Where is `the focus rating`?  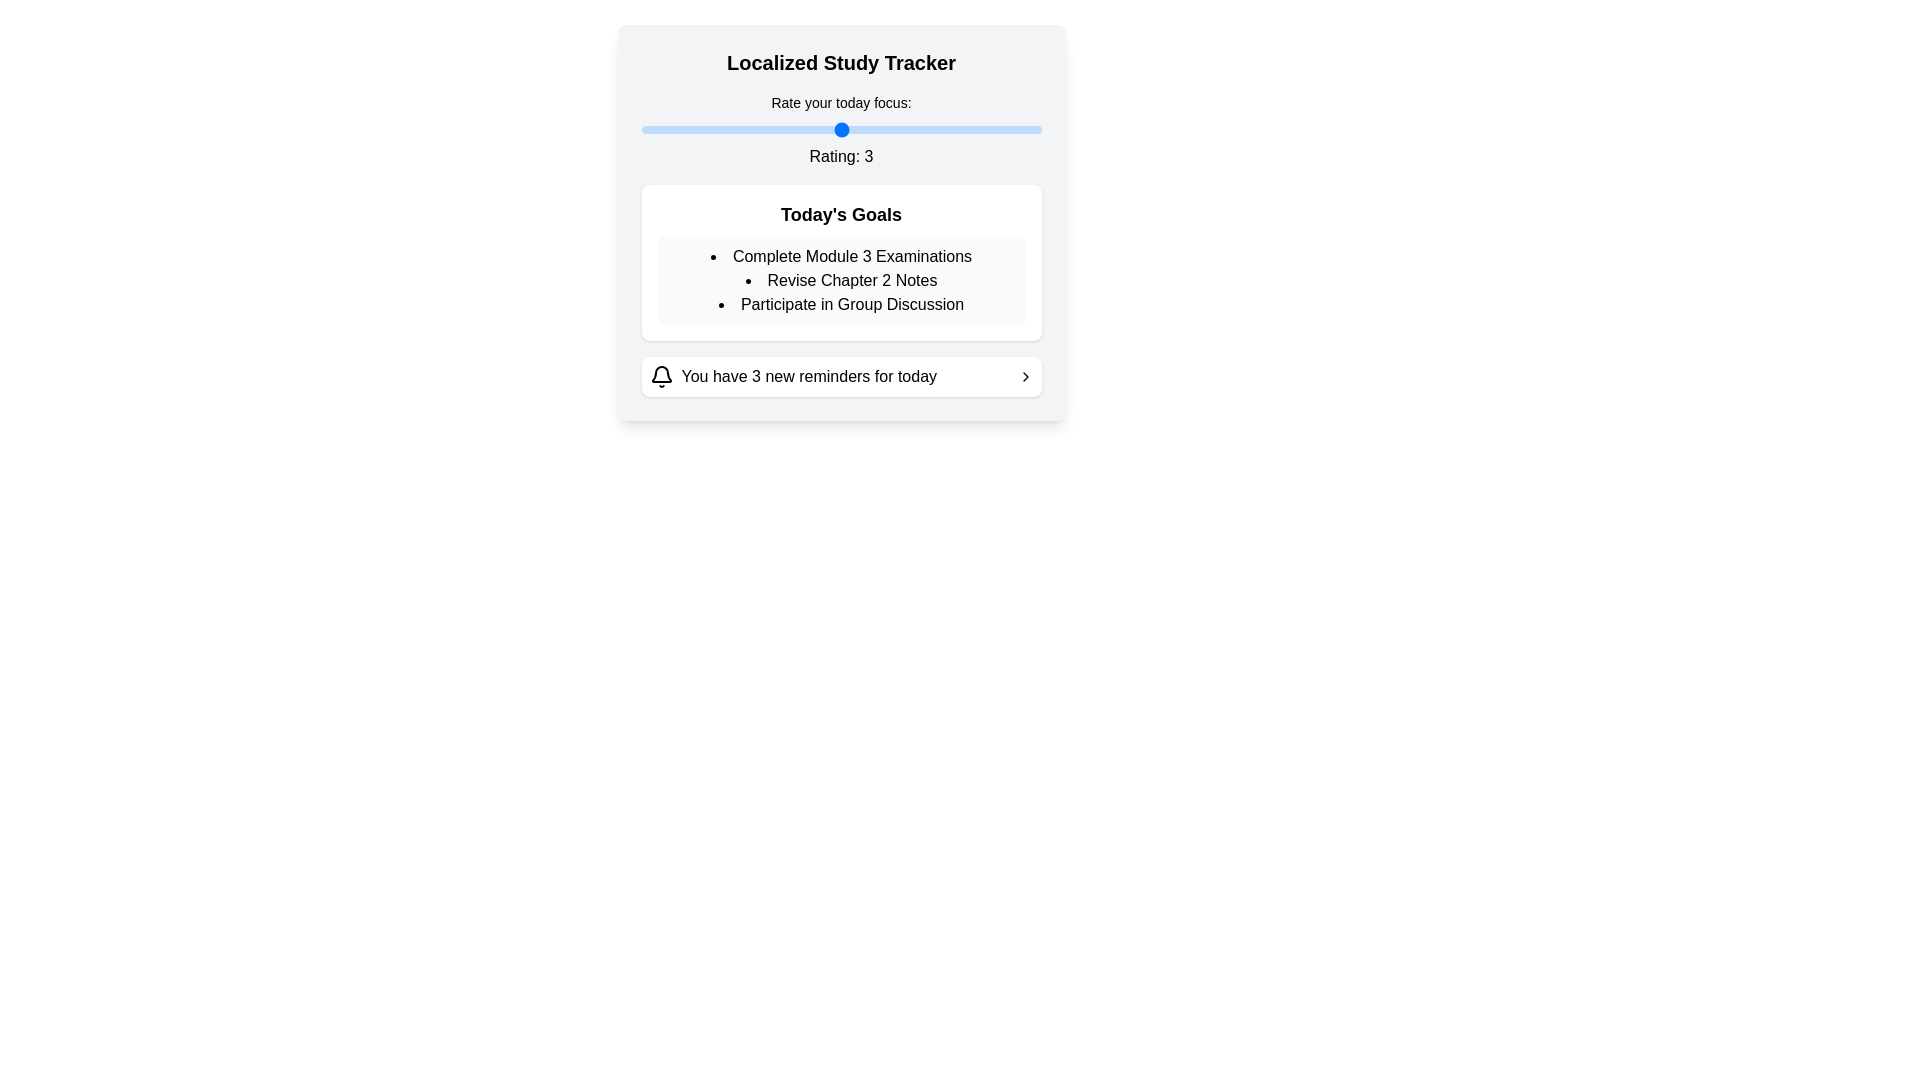 the focus rating is located at coordinates (940, 130).